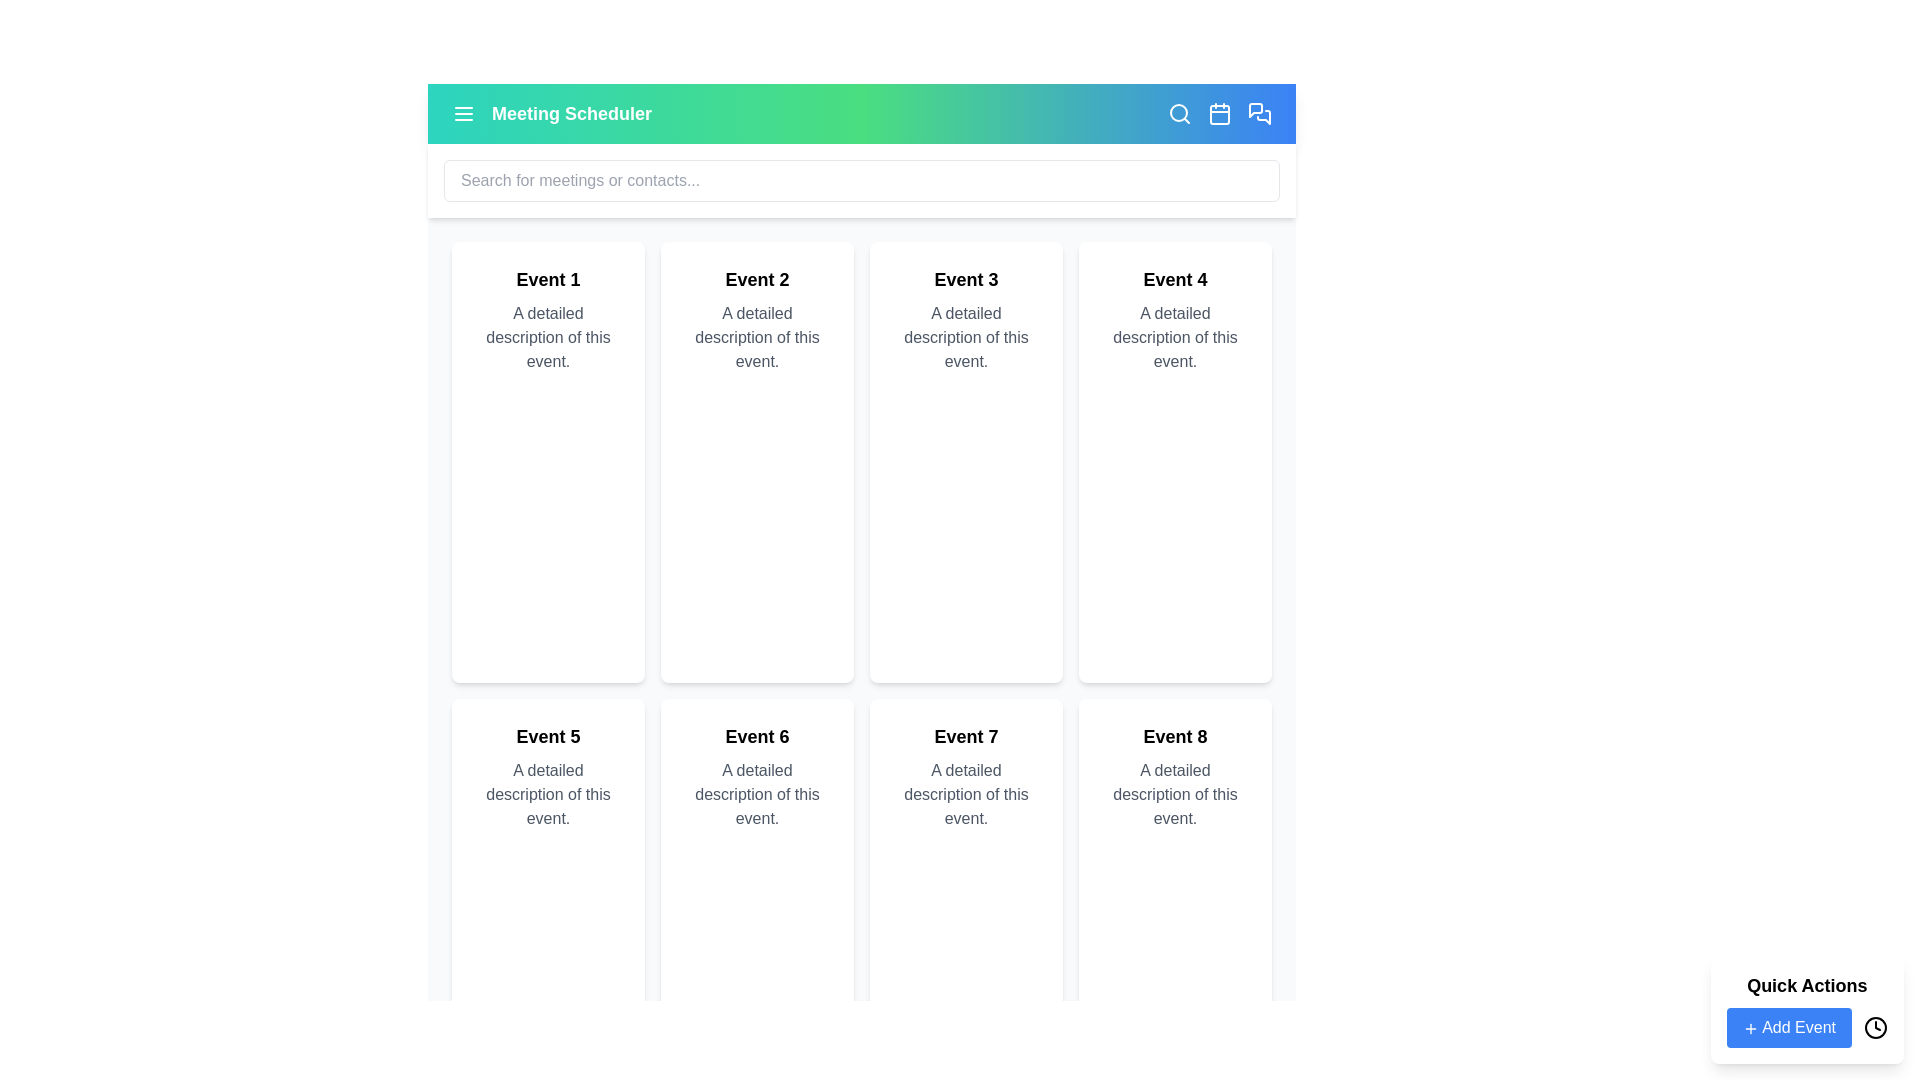 Image resolution: width=1920 pixels, height=1080 pixels. What do you see at coordinates (463, 114) in the screenshot?
I see `the Hamburger Menu icon located on the left side of the header bar before the 'Meeting Scheduler' text` at bounding box center [463, 114].